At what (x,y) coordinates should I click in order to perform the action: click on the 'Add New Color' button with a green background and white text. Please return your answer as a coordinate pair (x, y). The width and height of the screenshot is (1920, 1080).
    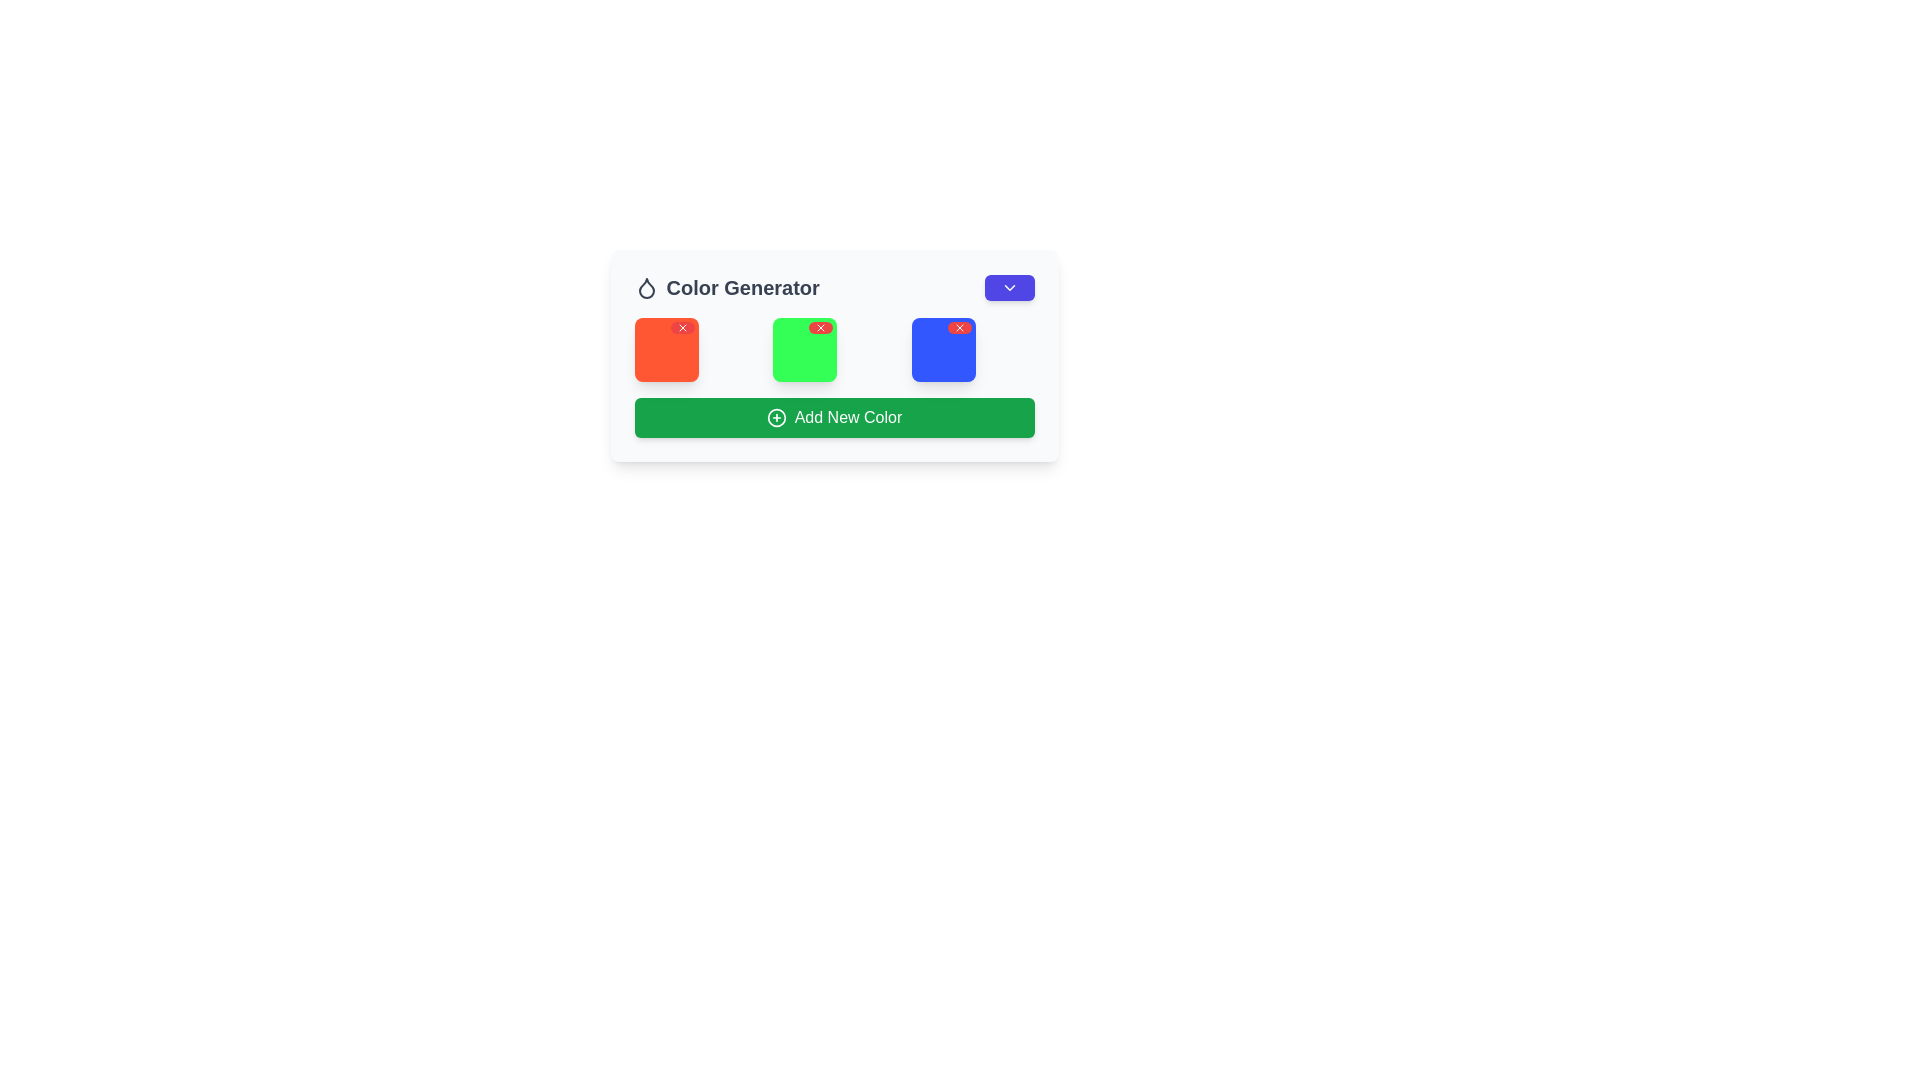
    Looking at the image, I should click on (834, 416).